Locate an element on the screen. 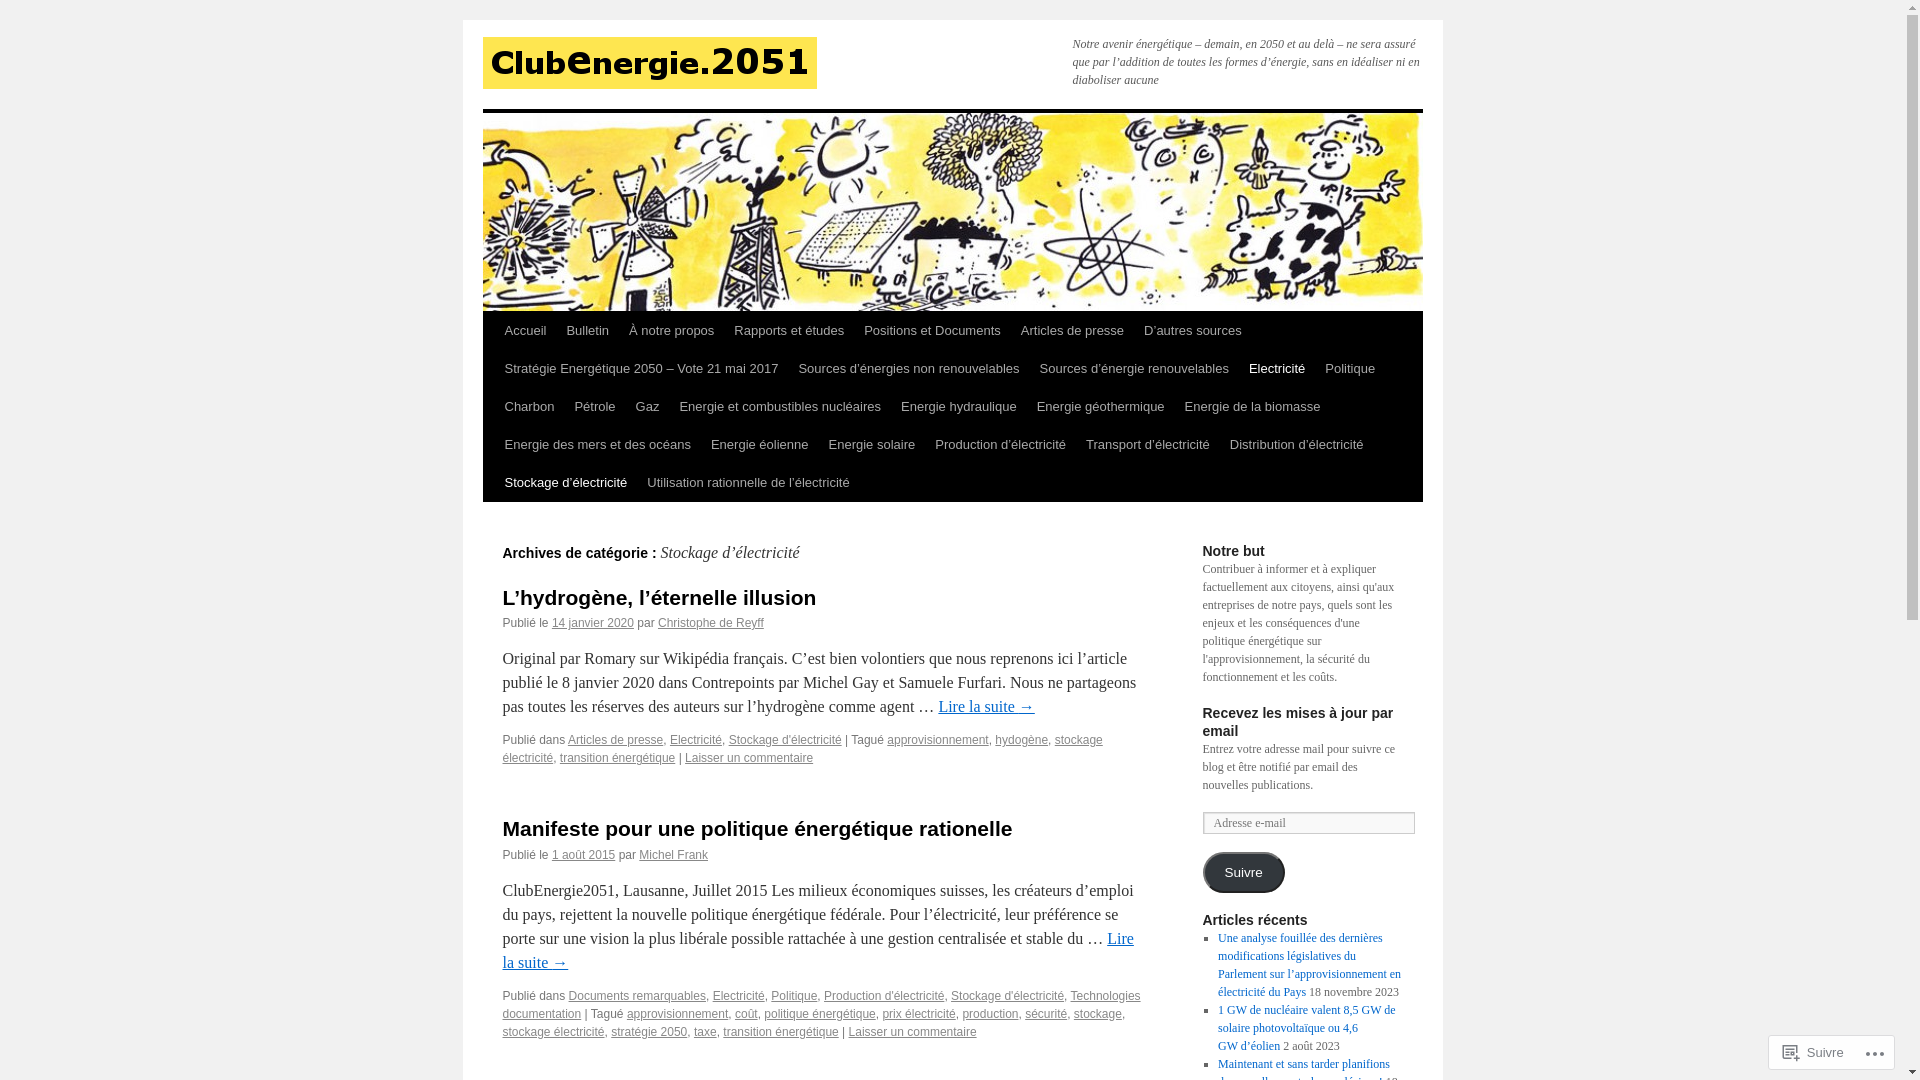 Image resolution: width=1920 pixels, height=1080 pixels. 'Laisser un commentaire' is located at coordinates (747, 758).